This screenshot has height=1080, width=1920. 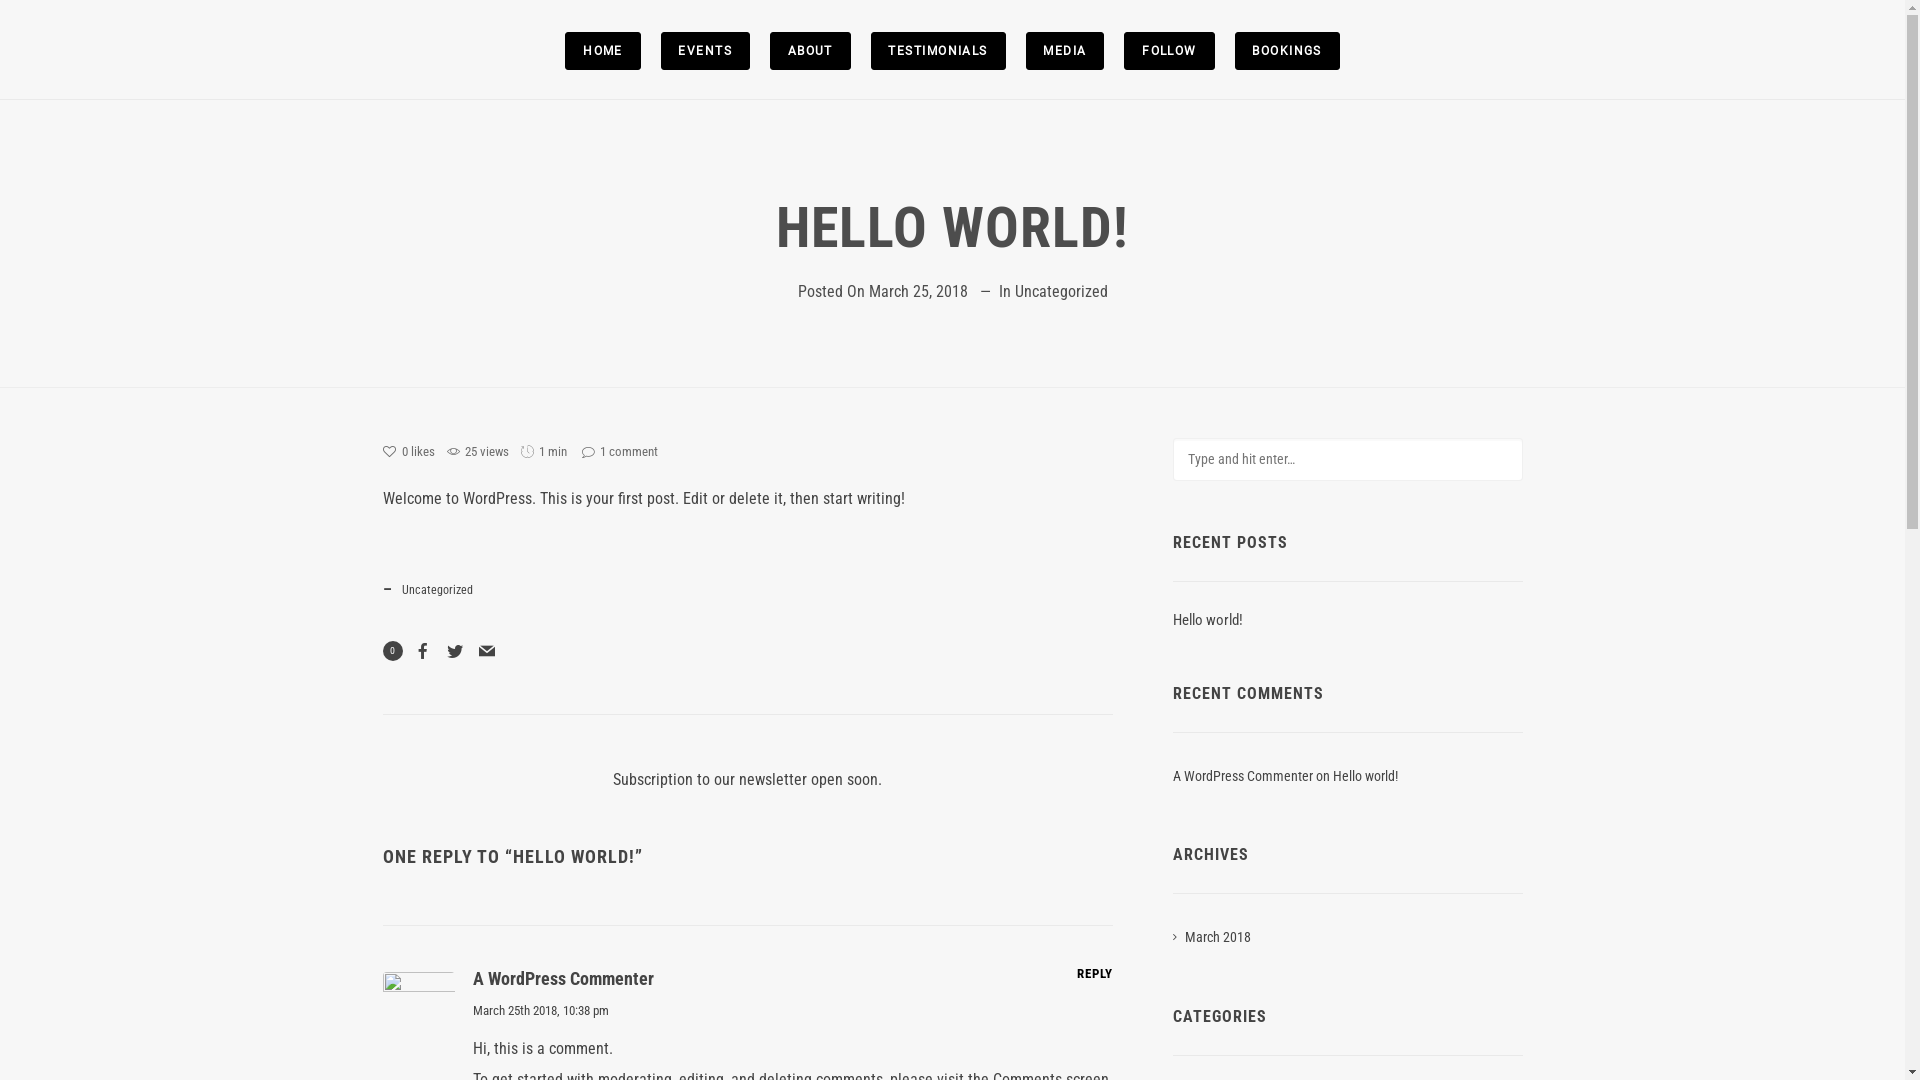 What do you see at coordinates (1064, 49) in the screenshot?
I see `'MEDIA'` at bounding box center [1064, 49].